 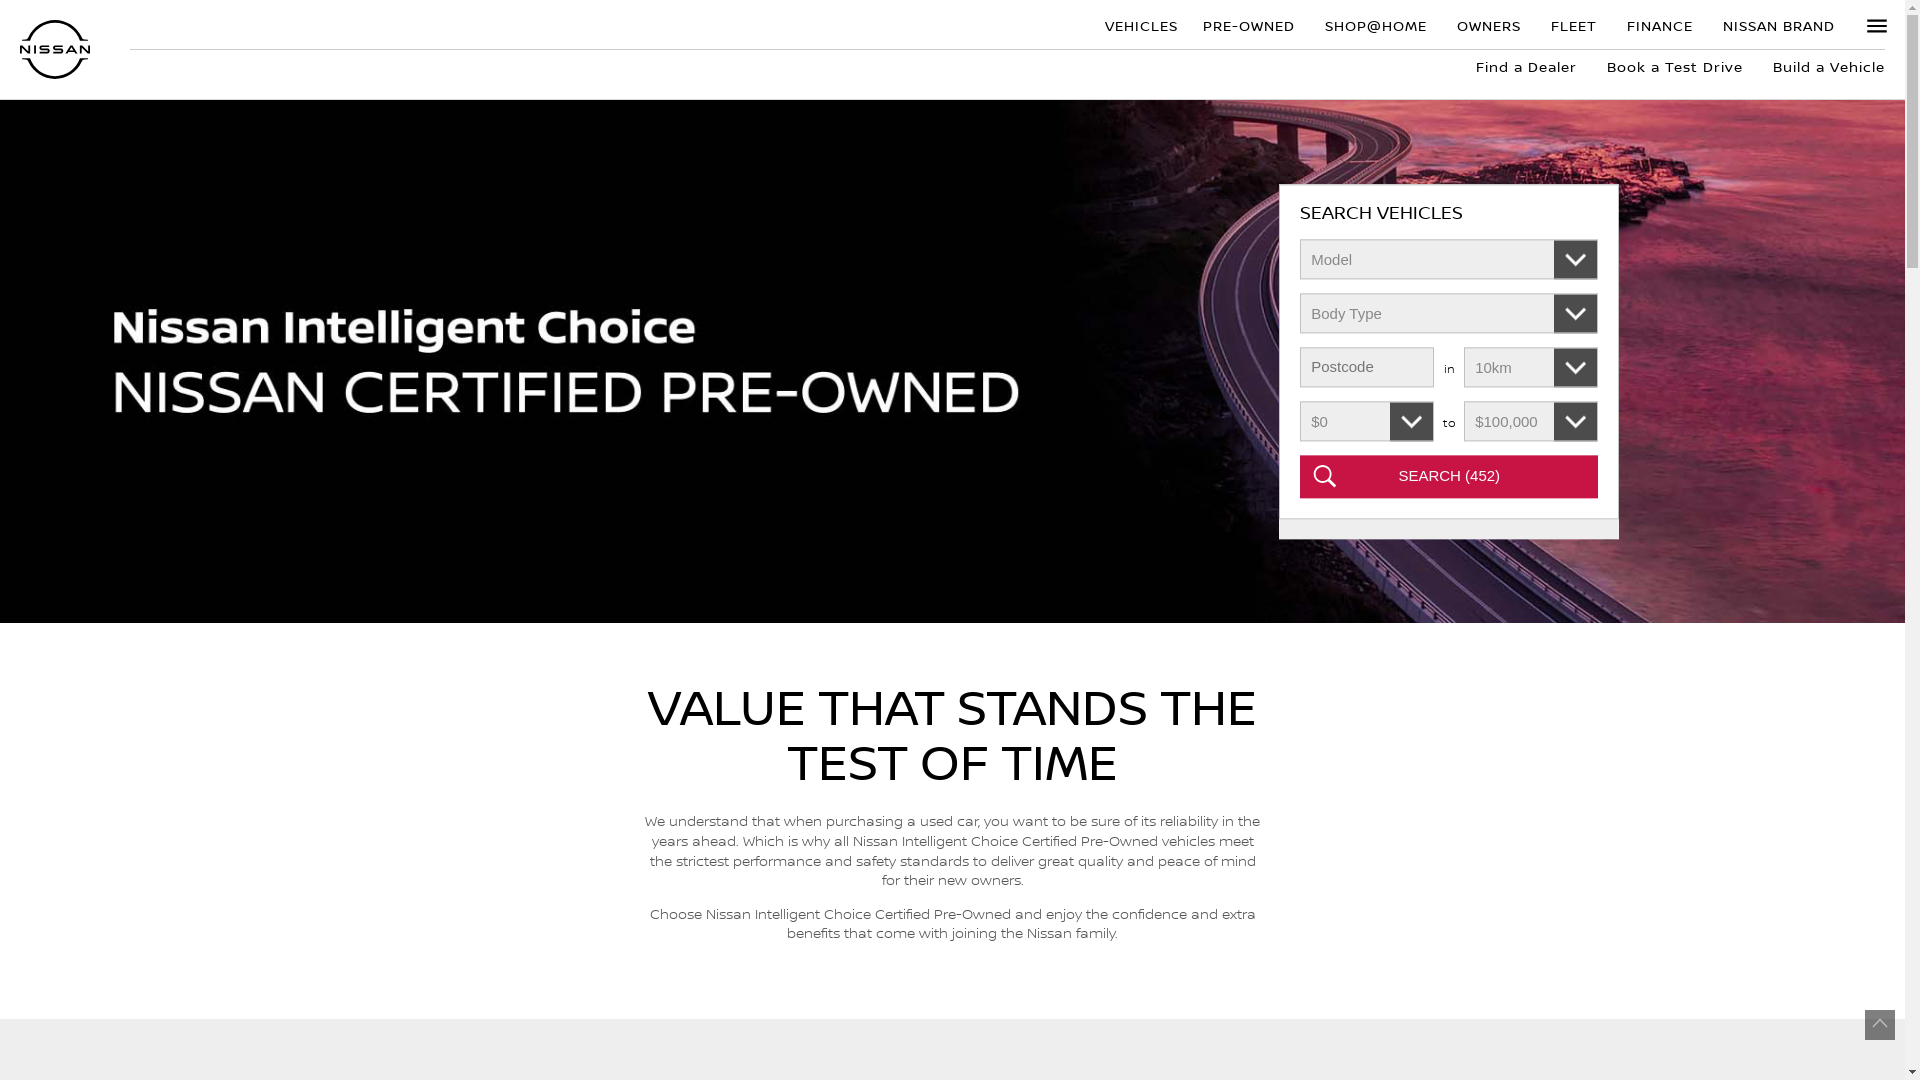 I want to click on 'SEARCH (452)', so click(x=1449, y=477).